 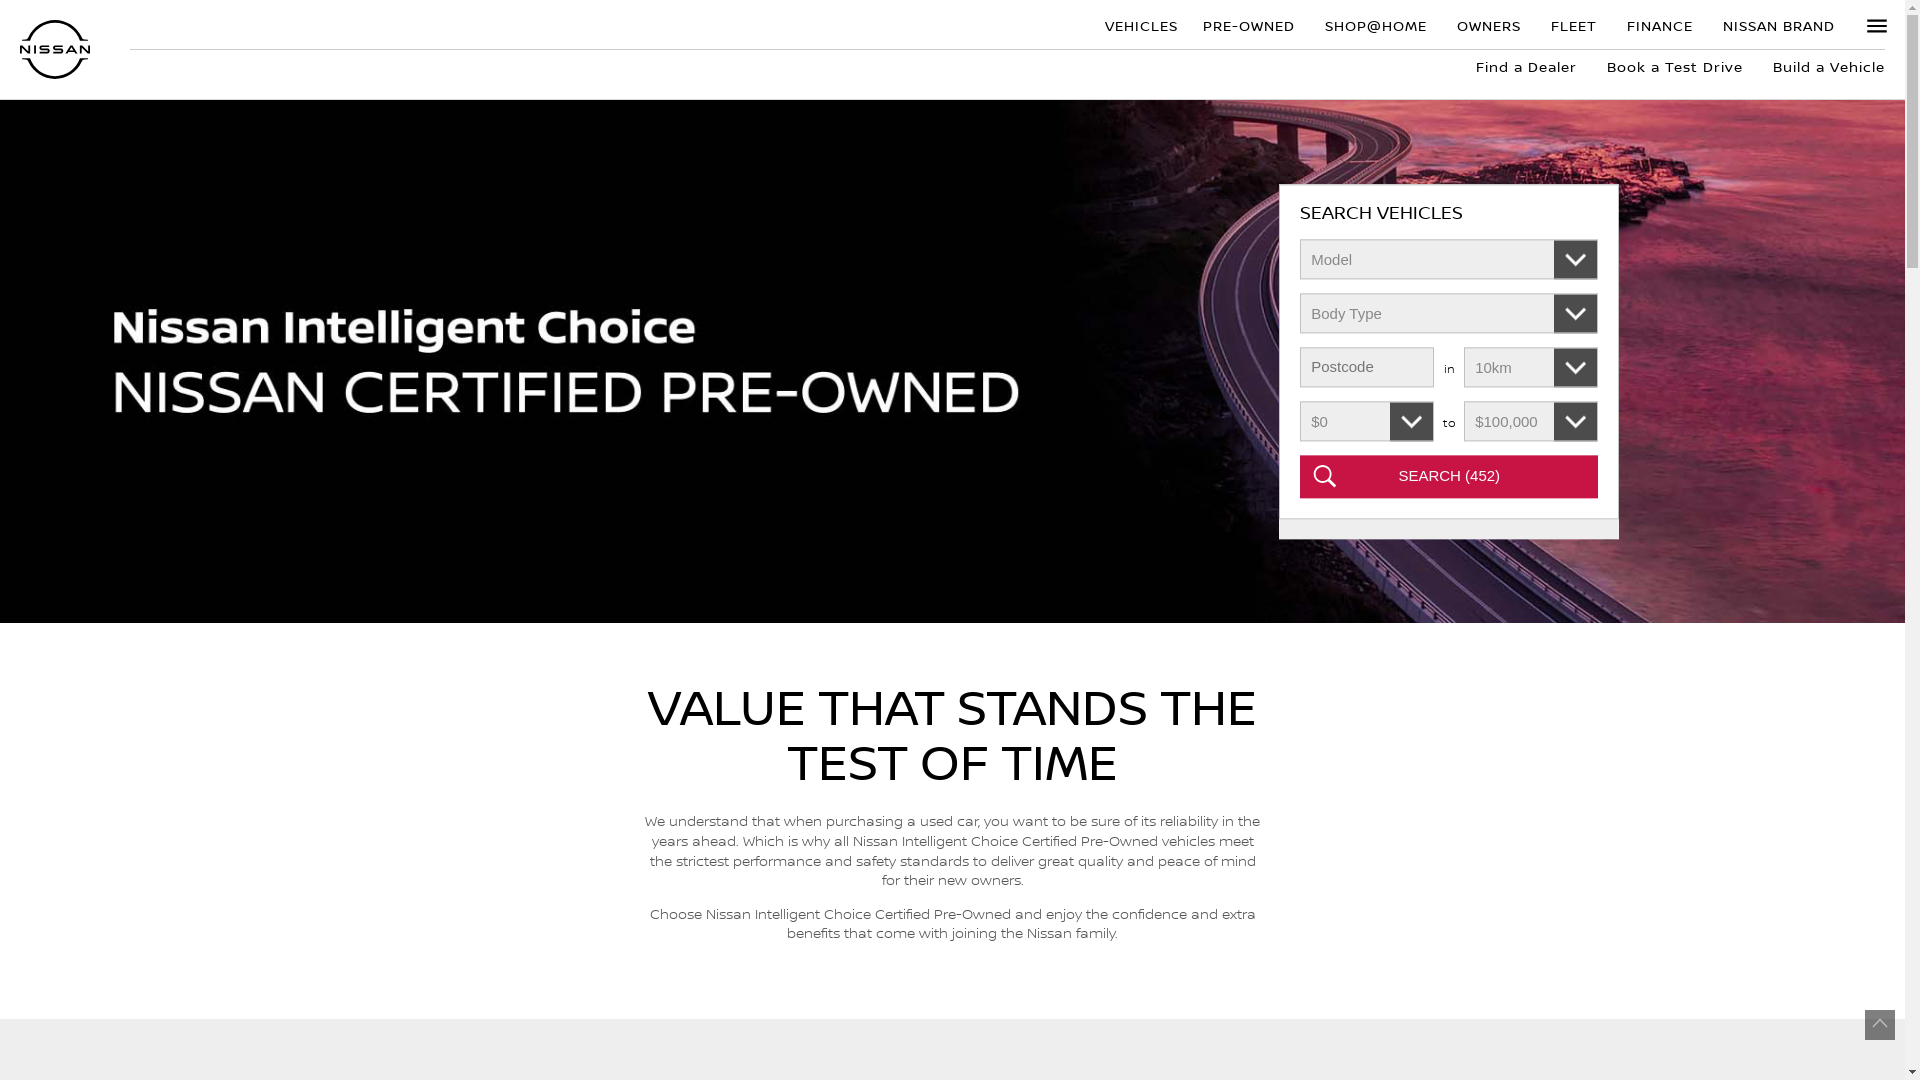 I want to click on 'SEARCH (452)', so click(x=1449, y=477).